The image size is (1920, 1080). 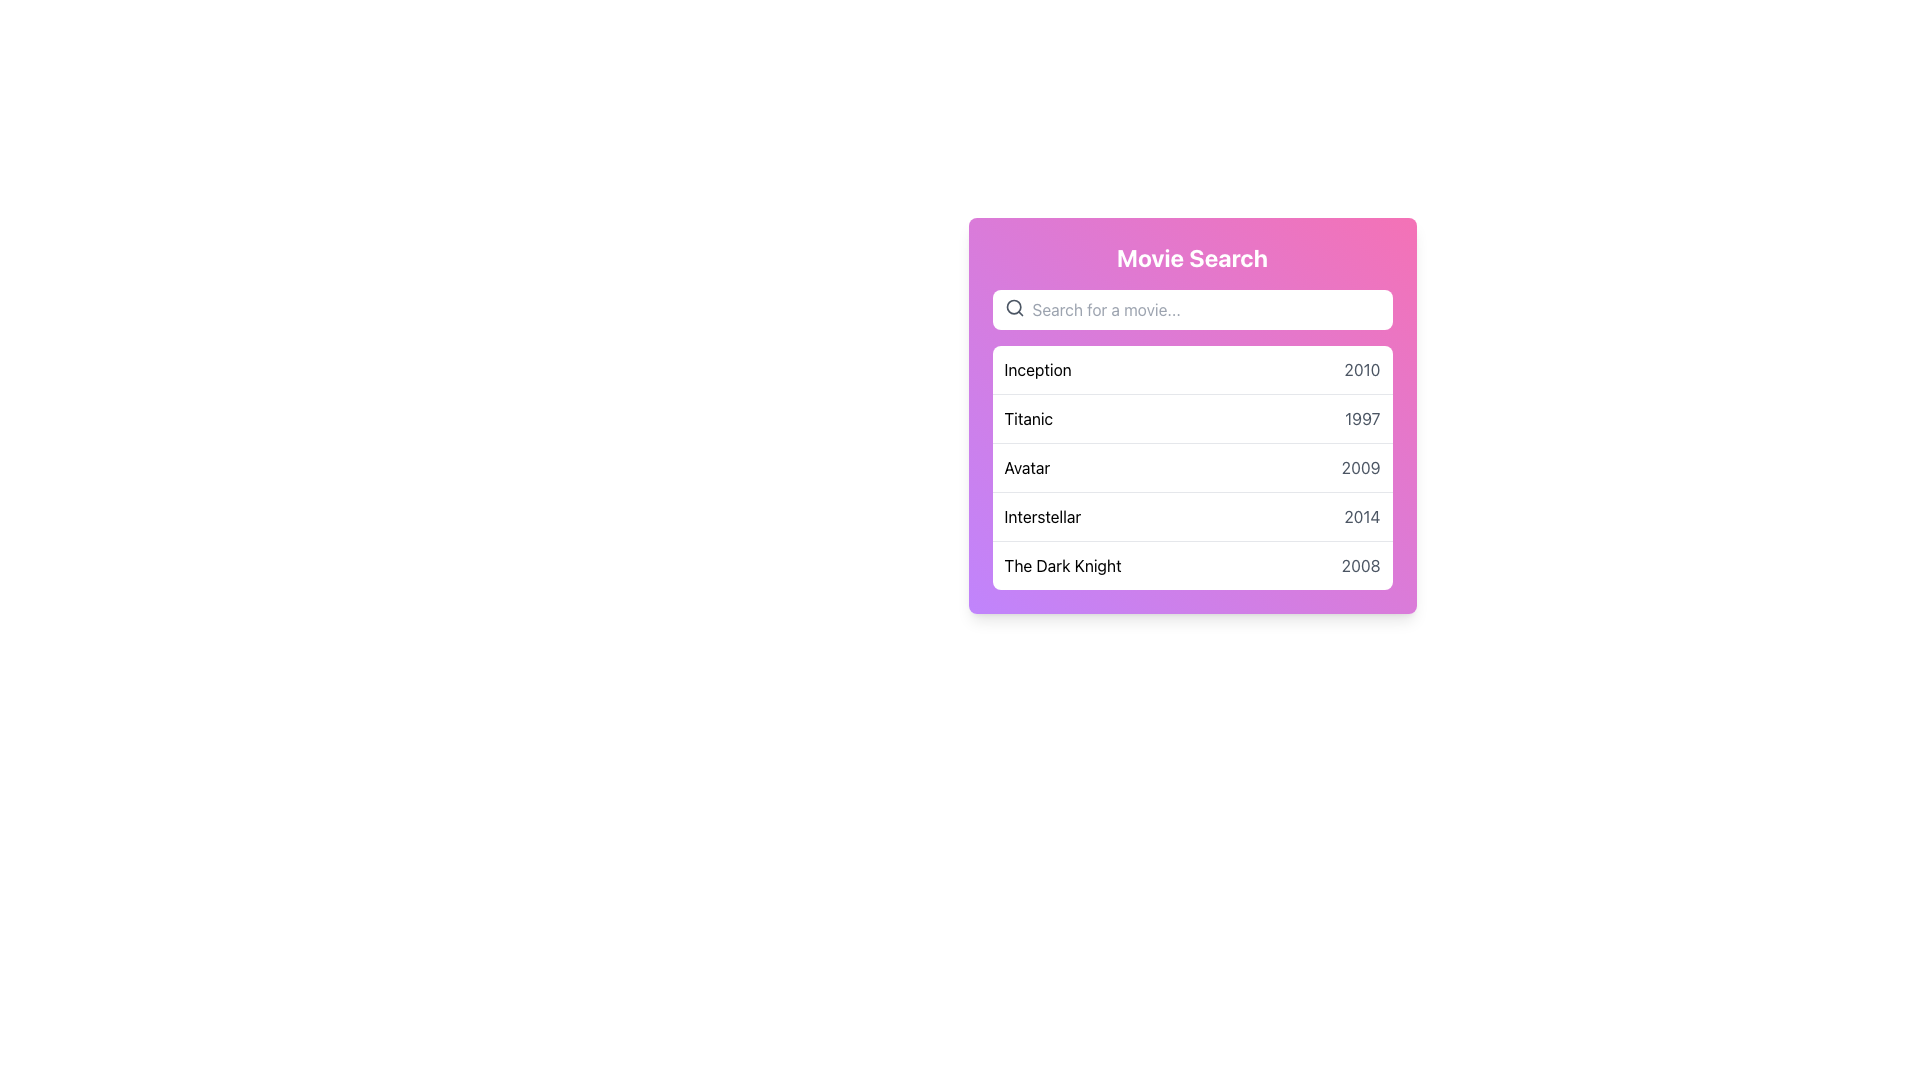 What do you see at coordinates (1192, 515) in the screenshot?
I see `the List Item element that displays the movie title 'Interstellar' (2014) in the fourth row of the 'Movie Search' list` at bounding box center [1192, 515].